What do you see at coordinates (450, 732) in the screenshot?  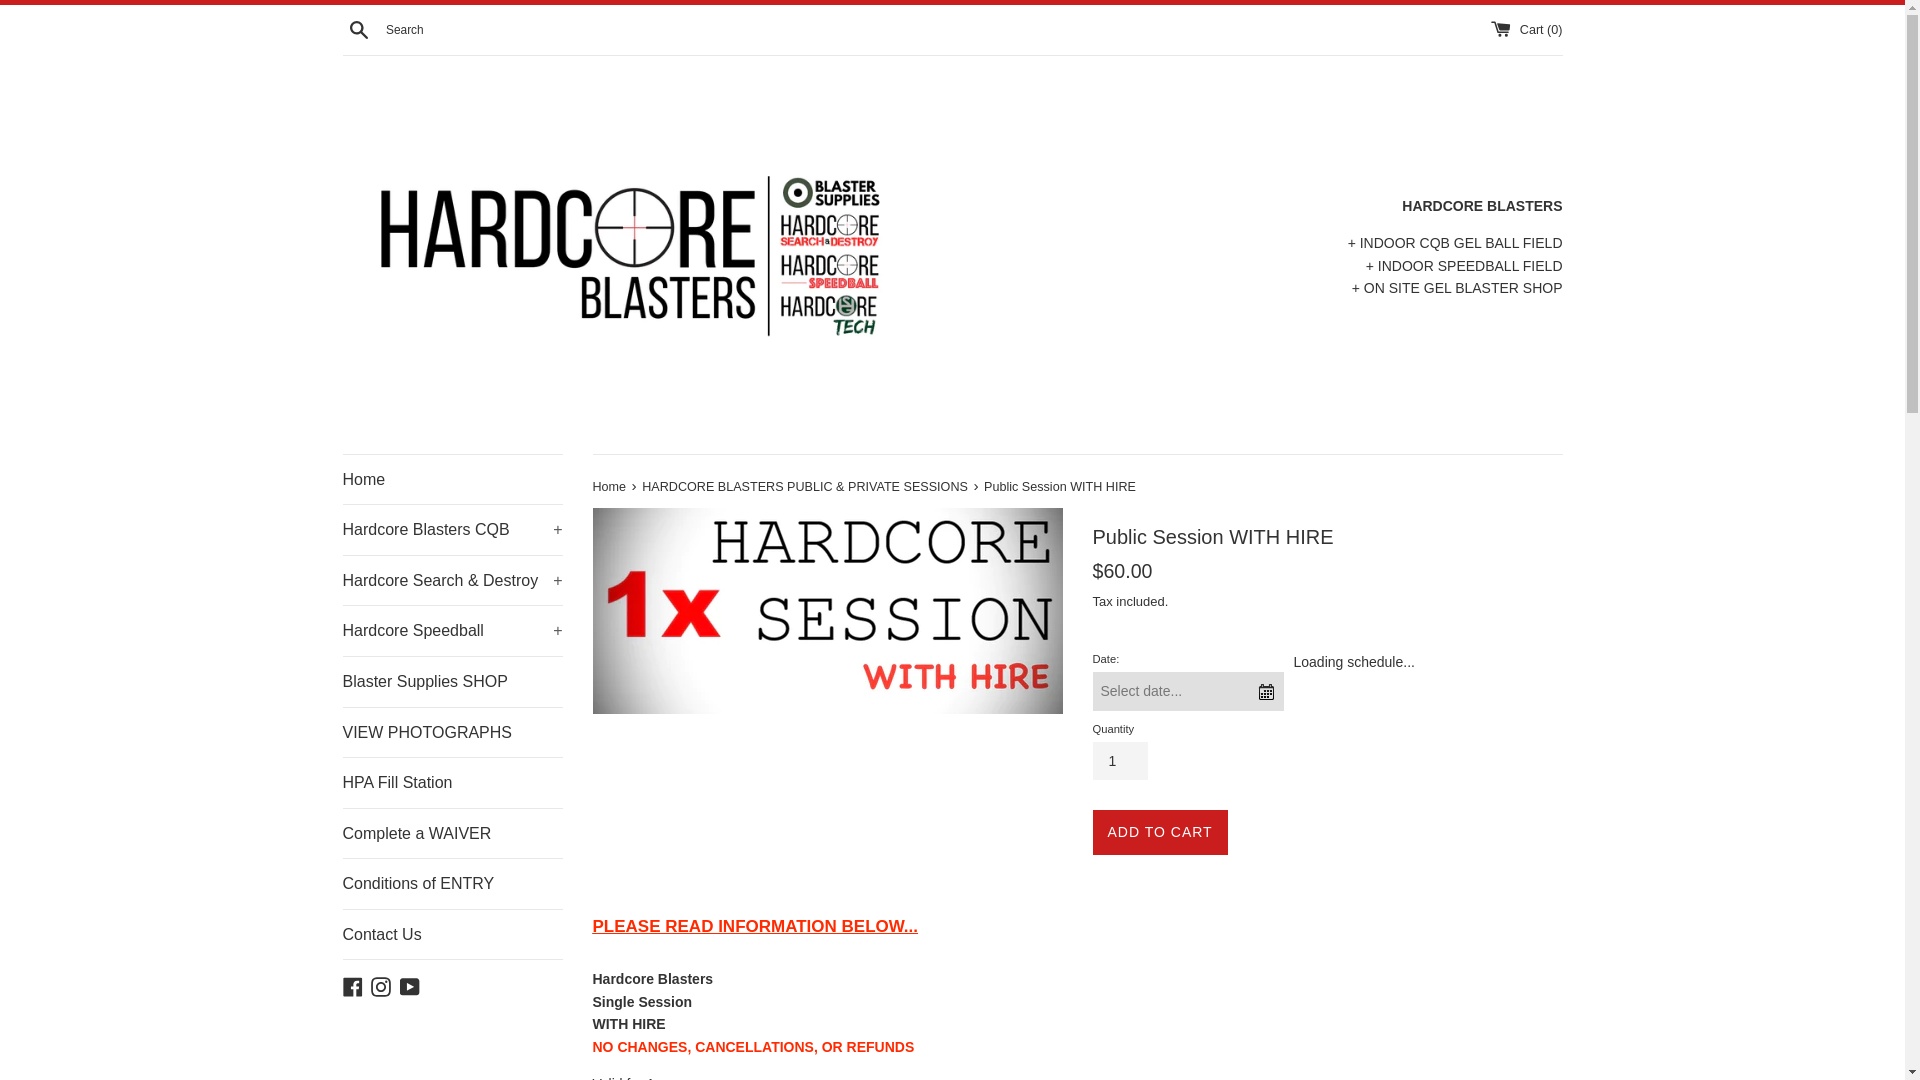 I see `'VIEW PHOTOGRAPHS'` at bounding box center [450, 732].